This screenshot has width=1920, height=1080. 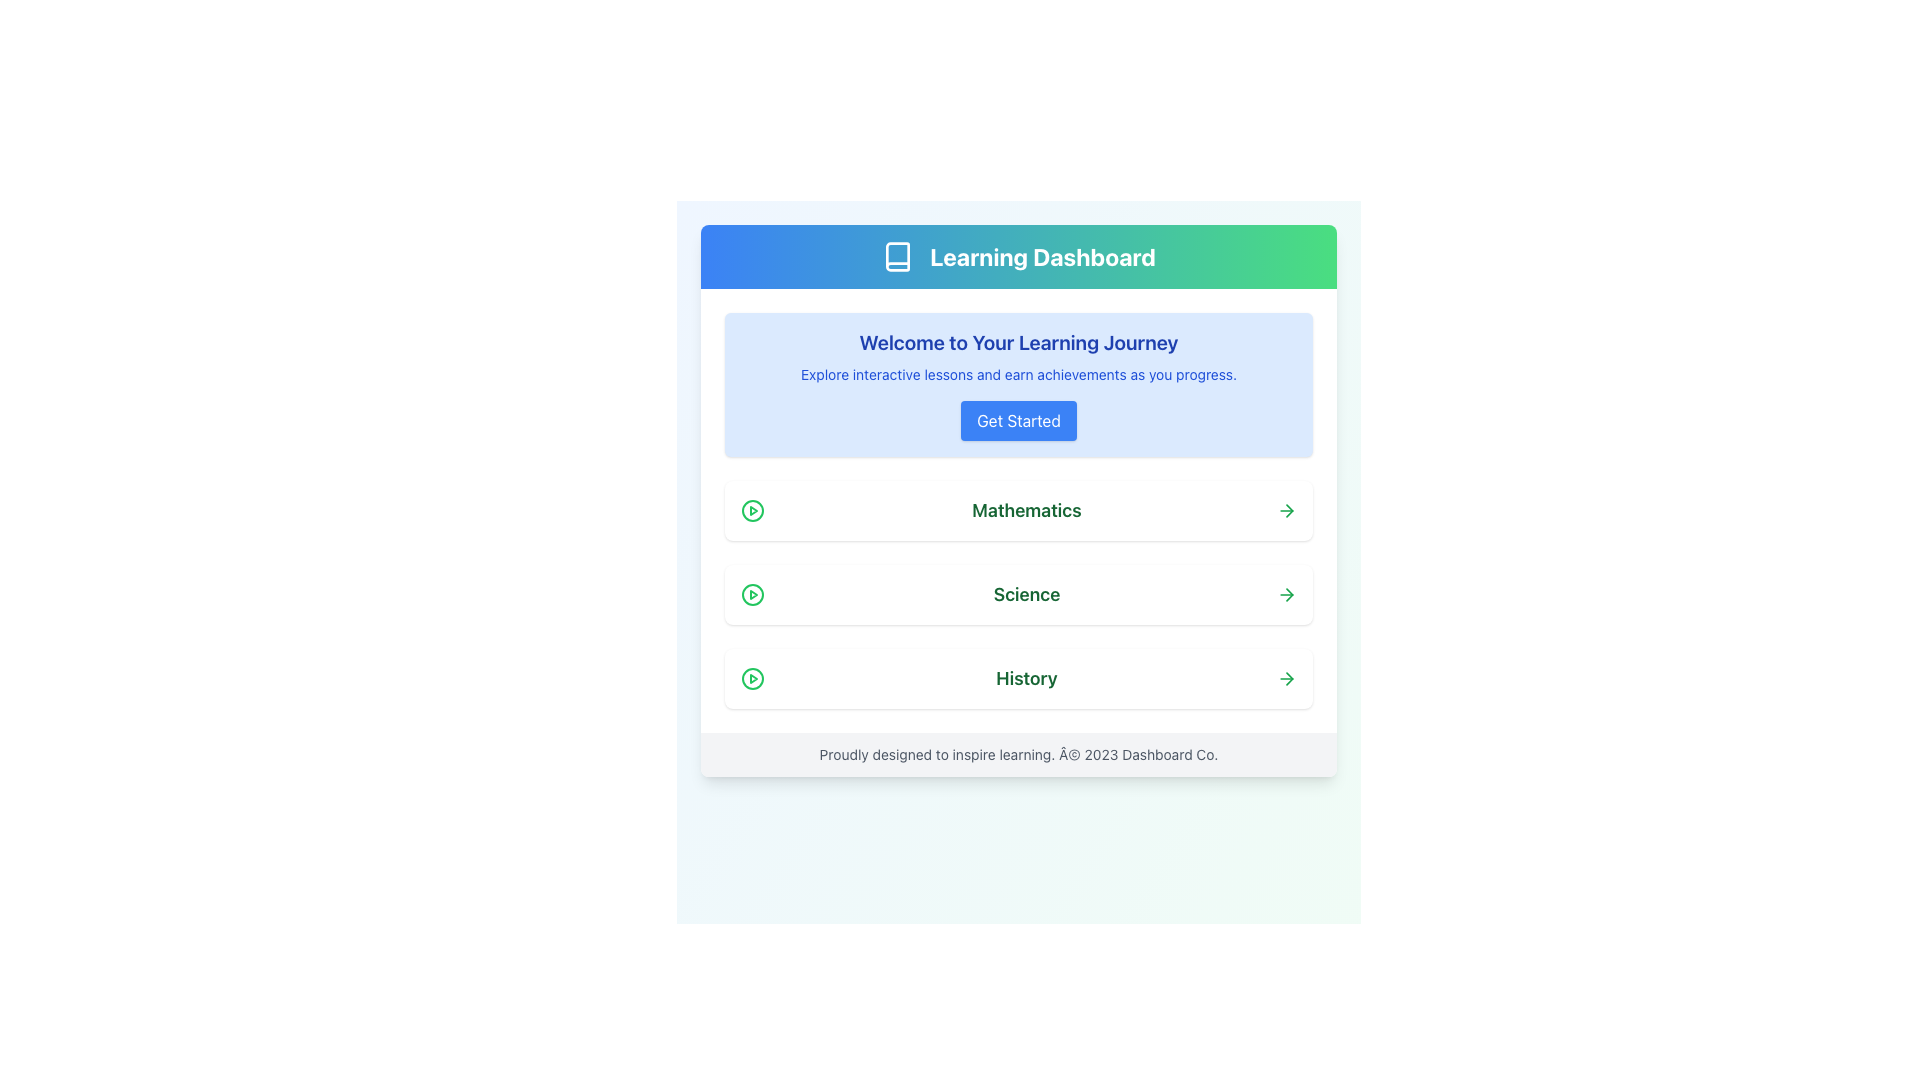 I want to click on the prominently styled rectangular button labeled 'Get Started' with a blue background to observe its hover effects, so click(x=1018, y=419).